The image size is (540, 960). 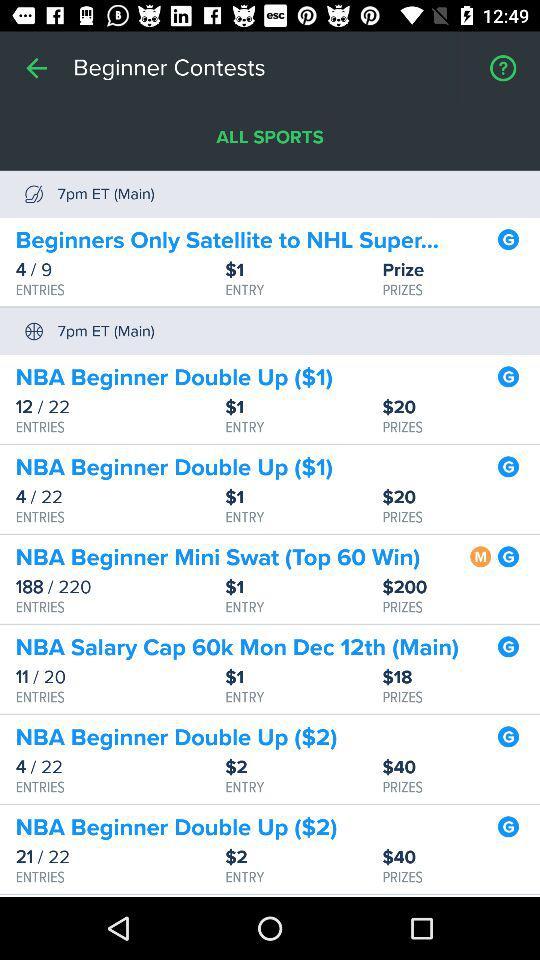 What do you see at coordinates (461, 587) in the screenshot?
I see `icon to the right of $1 icon` at bounding box center [461, 587].